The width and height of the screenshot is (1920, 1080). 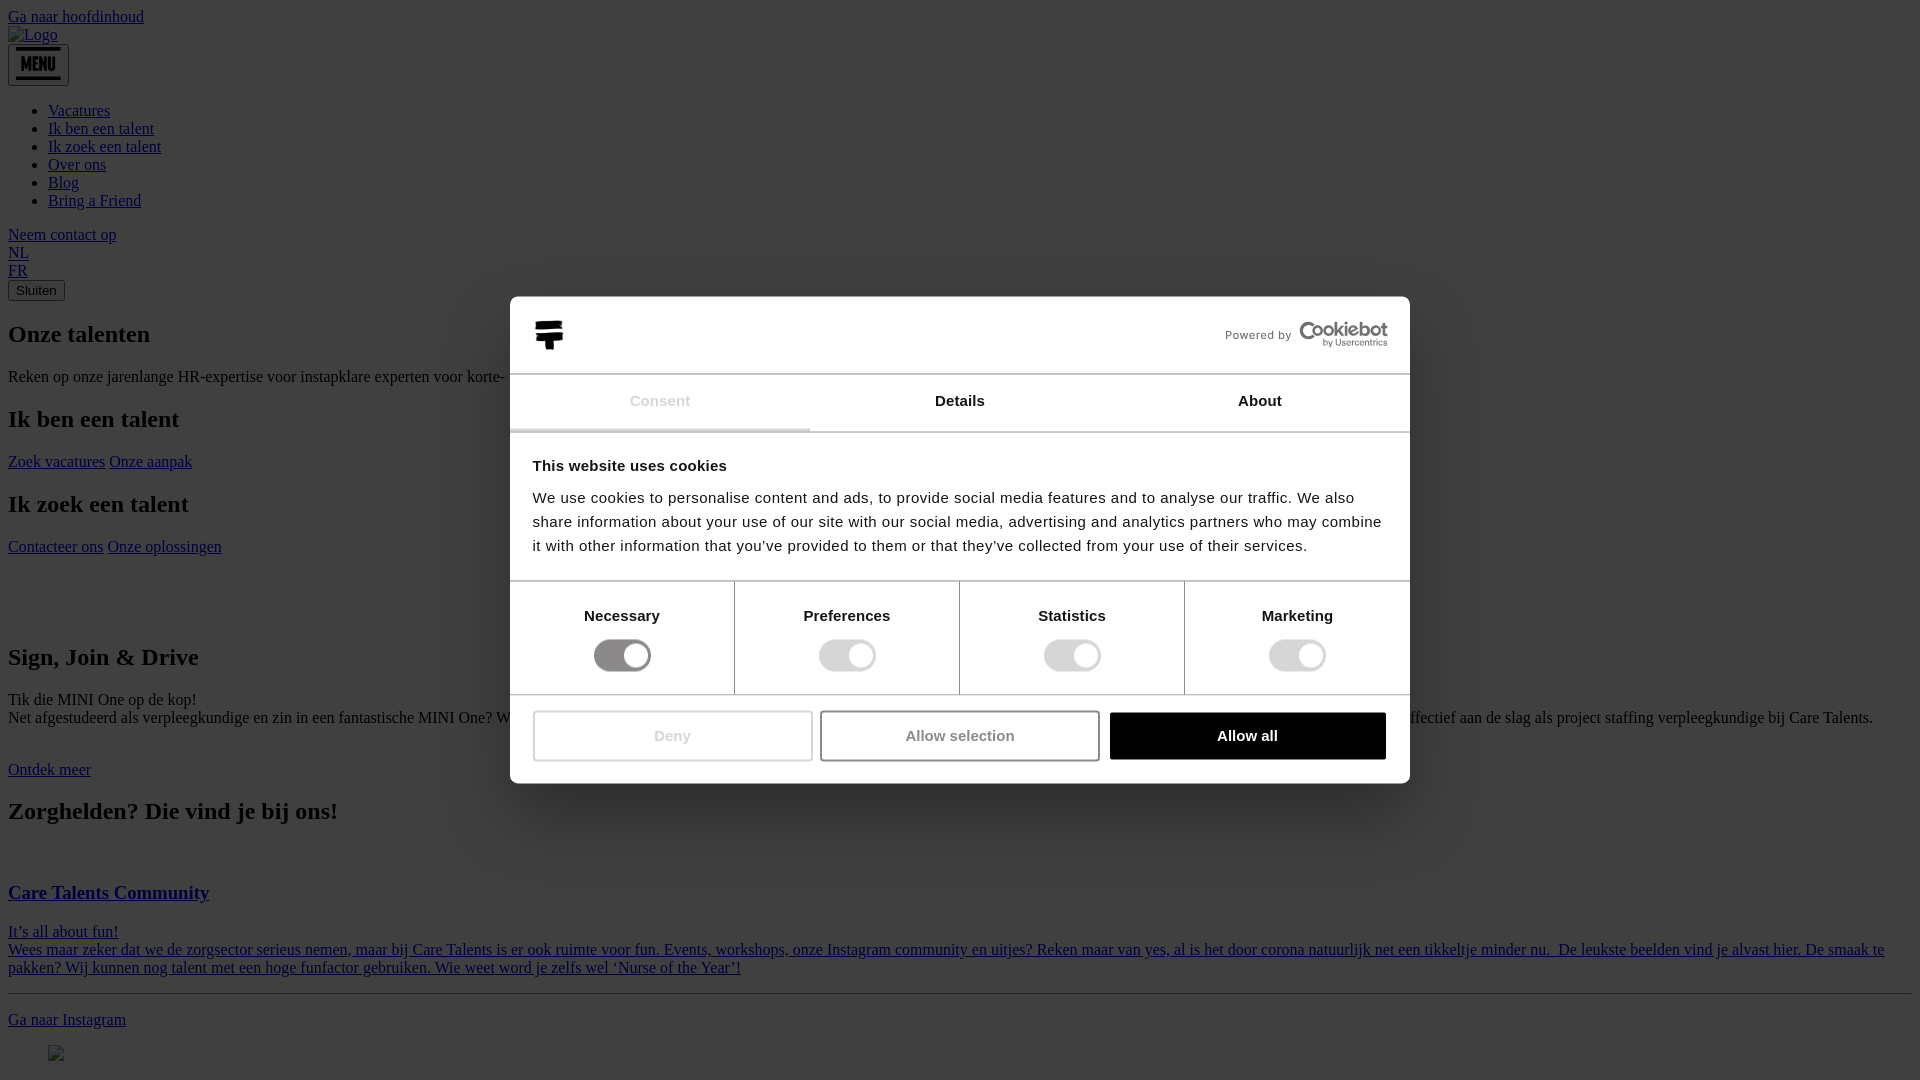 I want to click on 'Bring a Friend', so click(x=93, y=200).